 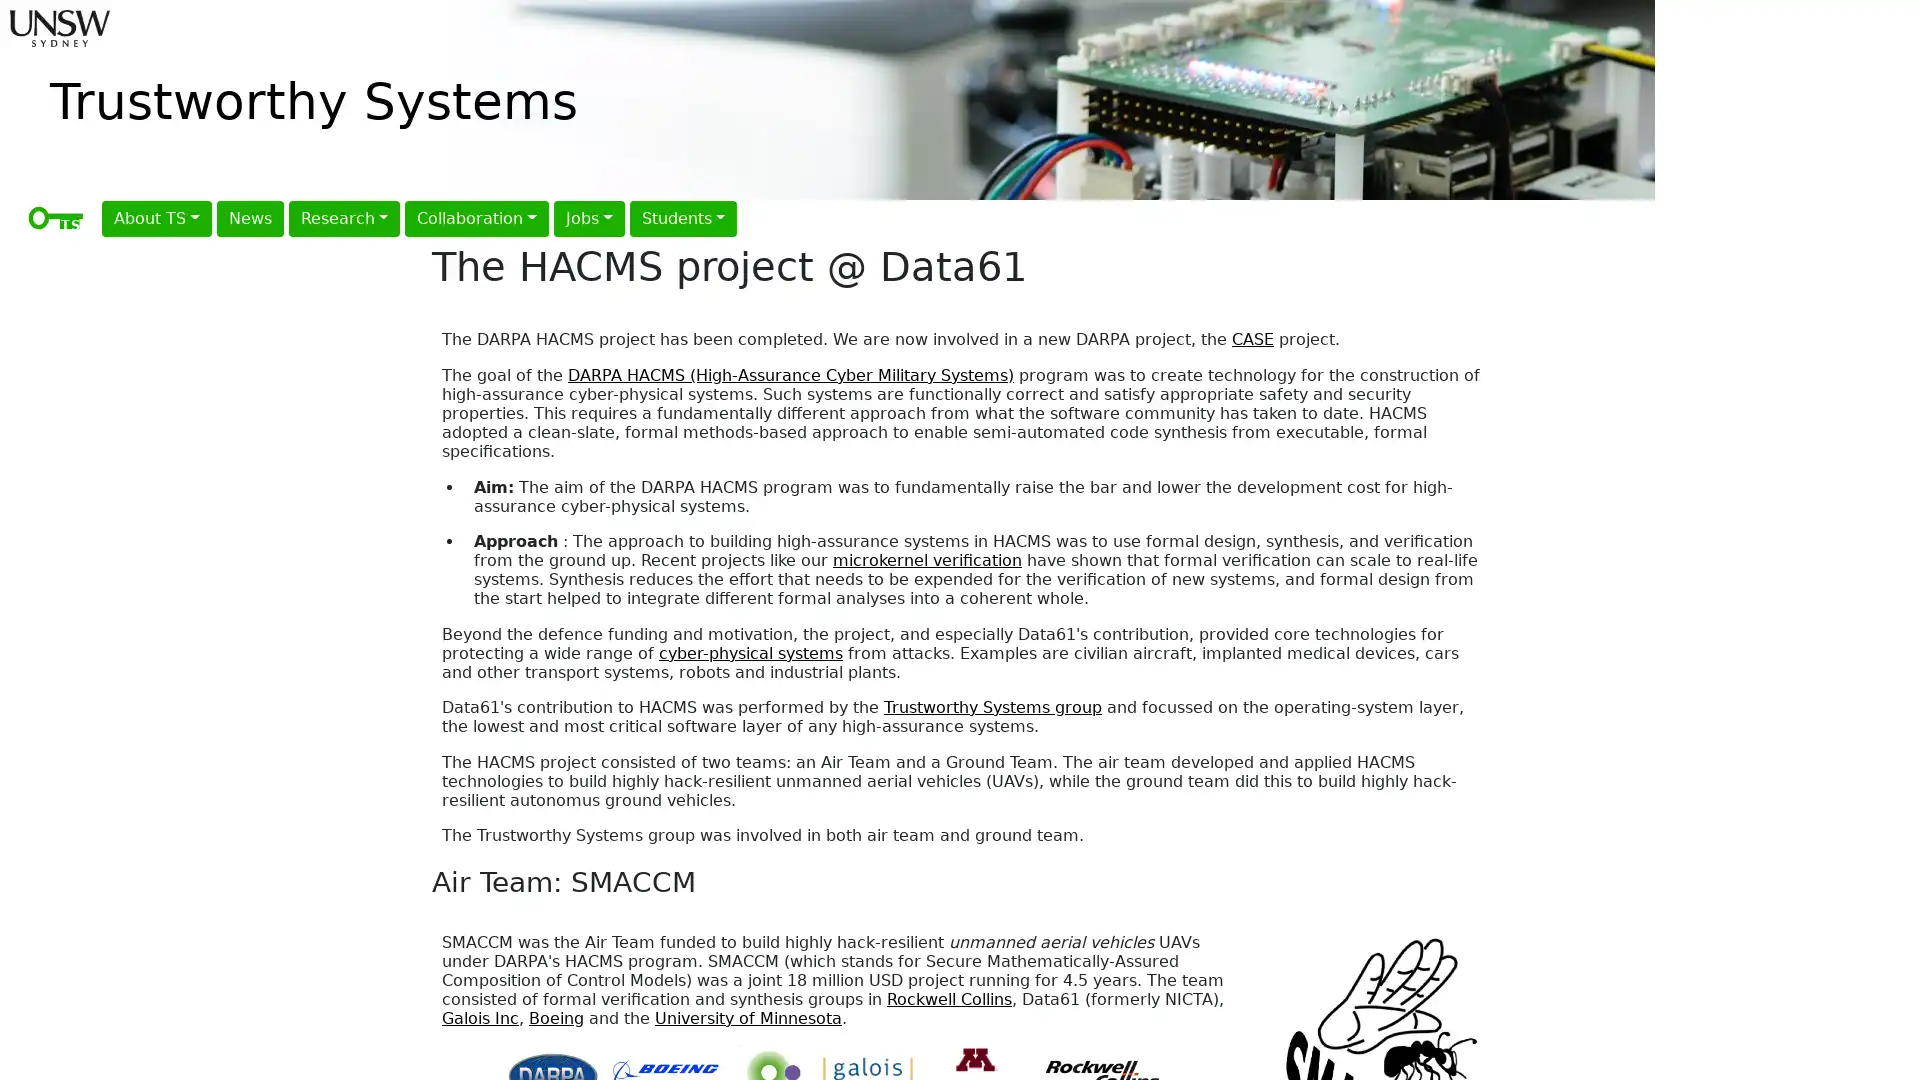 What do you see at coordinates (682, 218) in the screenshot?
I see `Students` at bounding box center [682, 218].